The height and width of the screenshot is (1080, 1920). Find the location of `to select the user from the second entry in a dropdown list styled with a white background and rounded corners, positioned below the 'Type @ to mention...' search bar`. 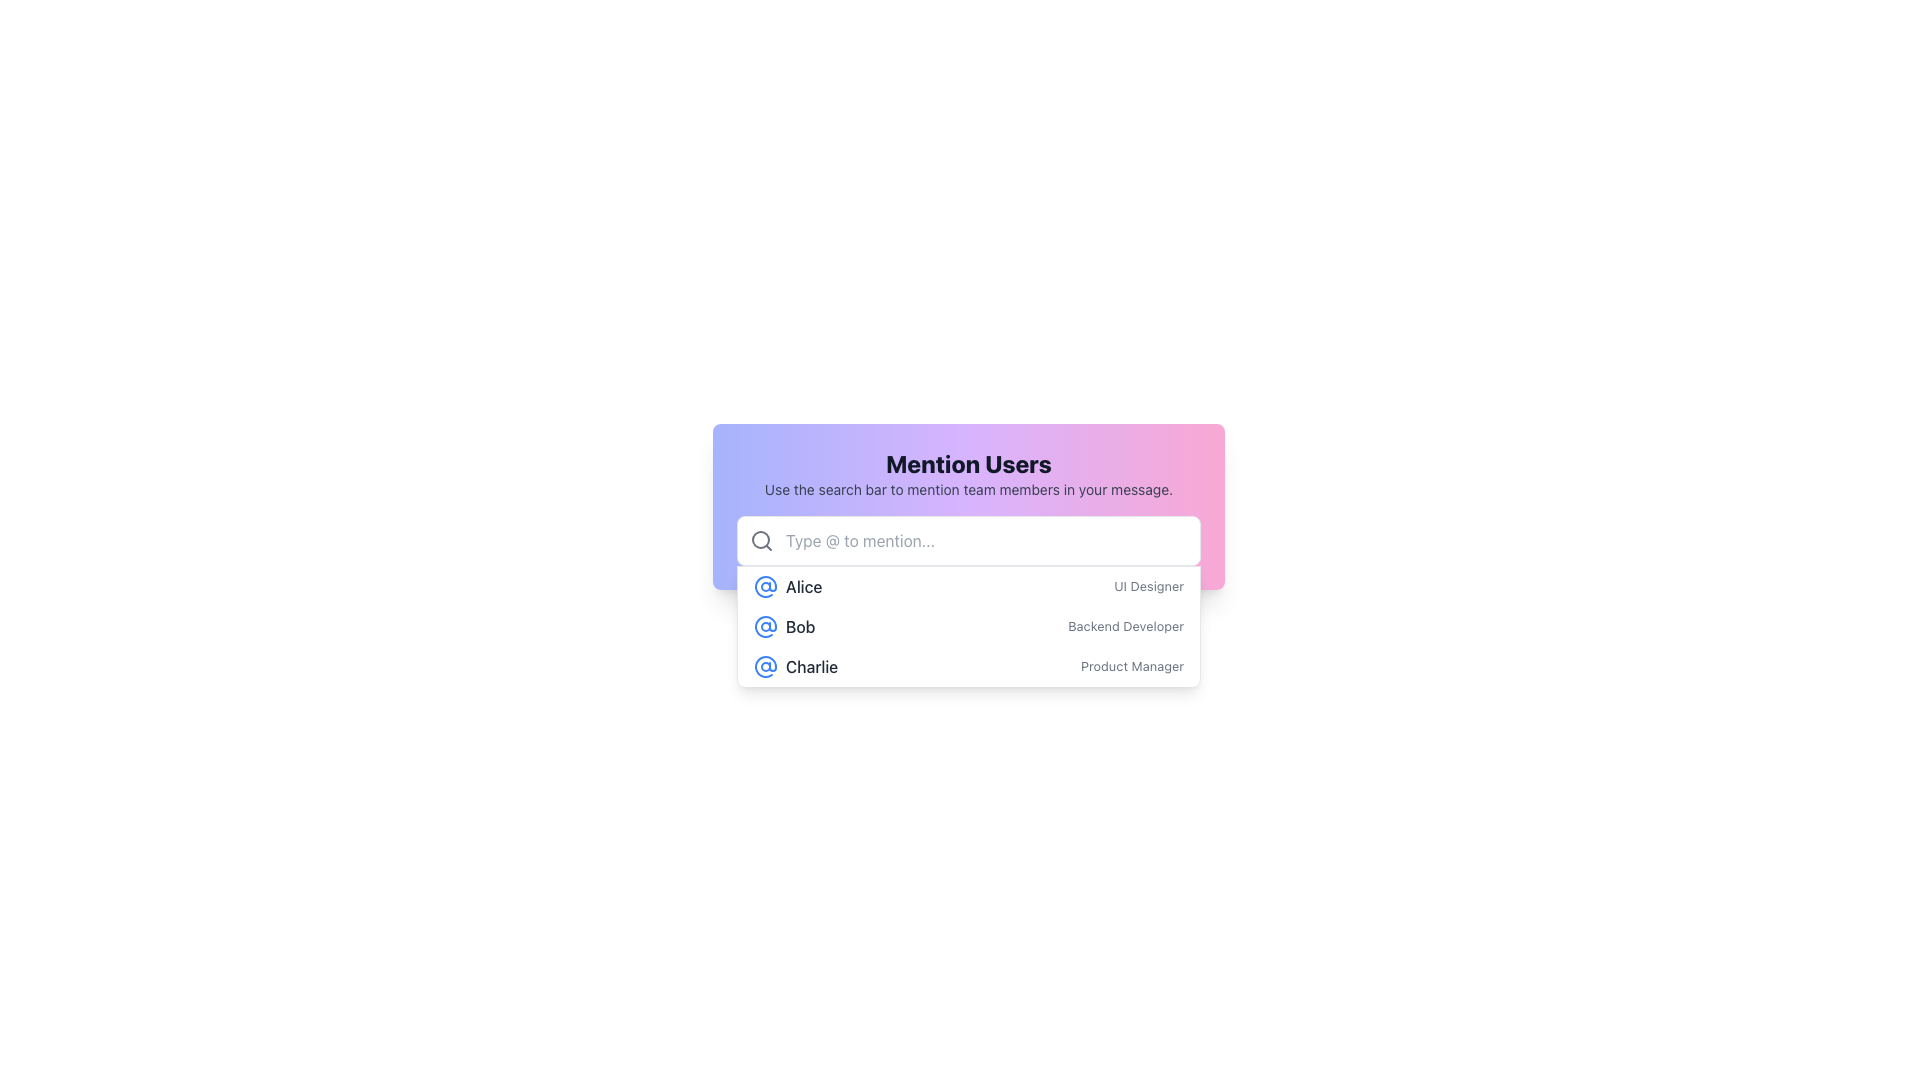

to select the user from the second entry in a dropdown list styled with a white background and rounded corners, positioned below the 'Type @ to mention...' search bar is located at coordinates (969, 624).